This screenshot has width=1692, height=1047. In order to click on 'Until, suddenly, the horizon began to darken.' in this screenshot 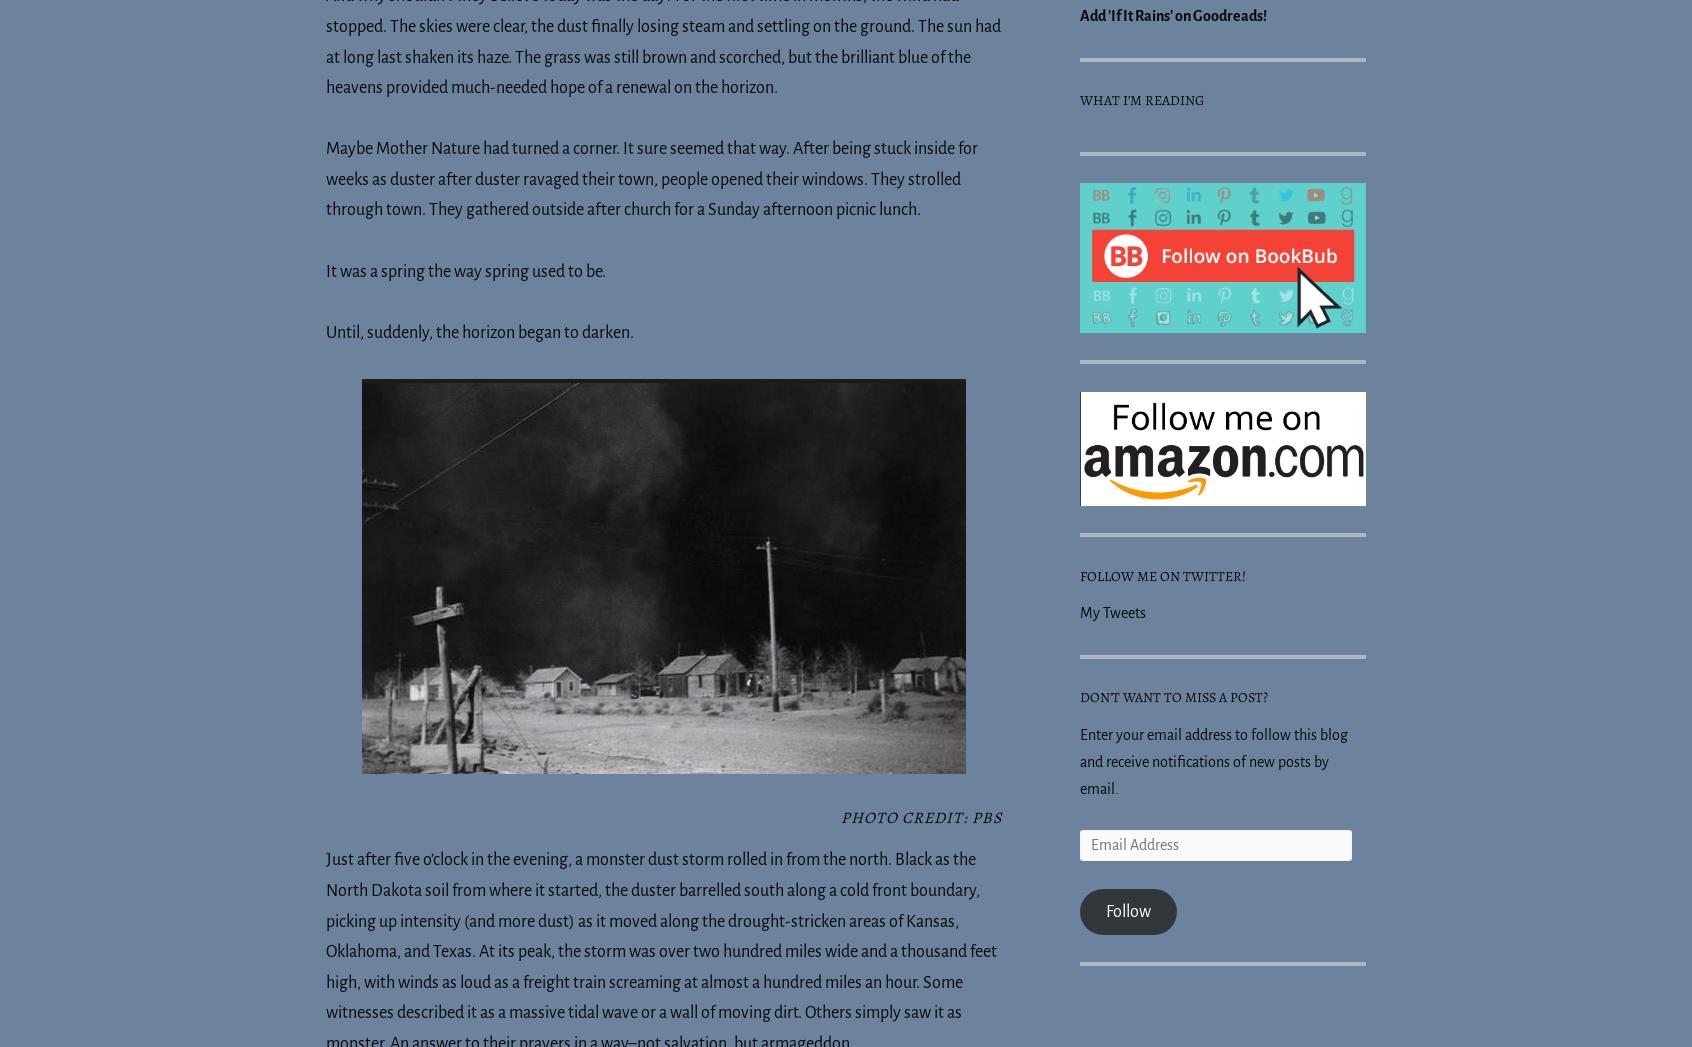, I will do `click(479, 331)`.